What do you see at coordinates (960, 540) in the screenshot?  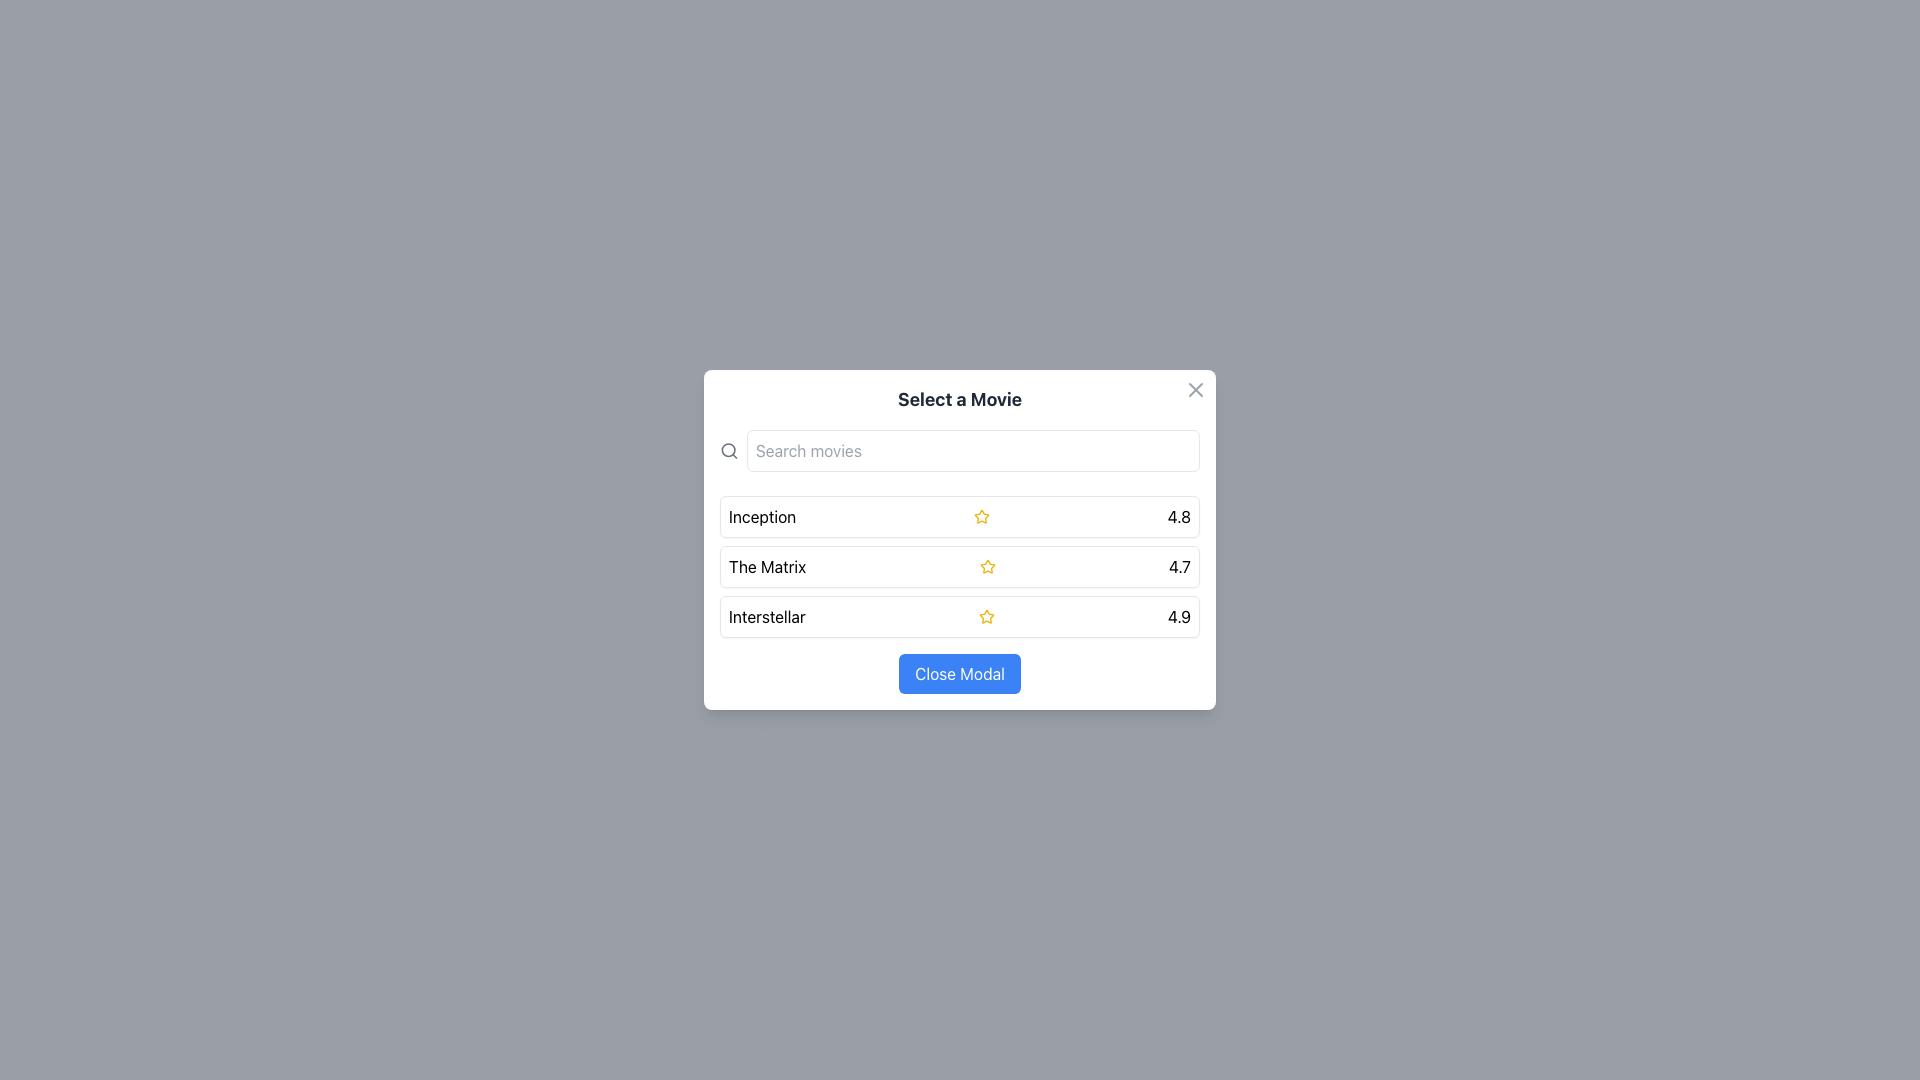 I see `within the movie list of the modal dialog box titled 'Select a Movie'` at bounding box center [960, 540].